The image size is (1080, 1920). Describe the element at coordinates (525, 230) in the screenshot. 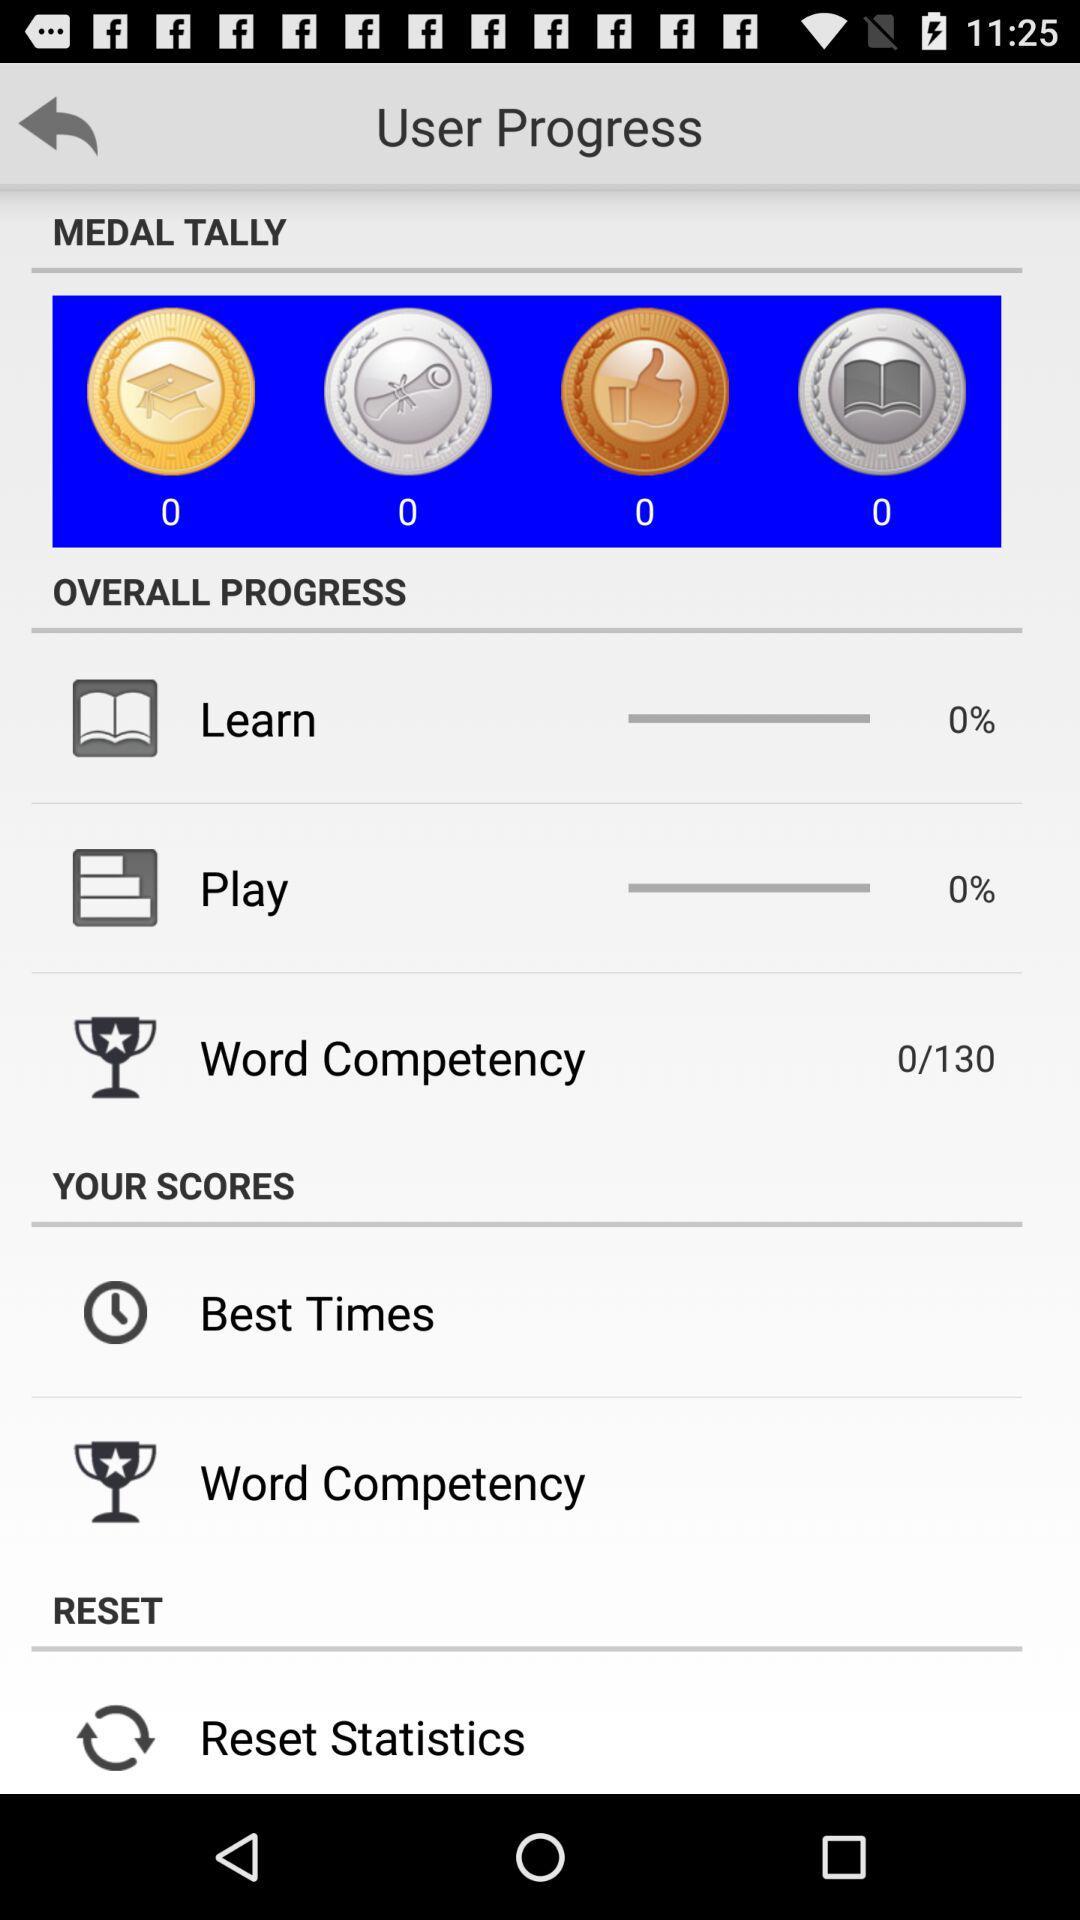

I see `the medal tally` at that location.